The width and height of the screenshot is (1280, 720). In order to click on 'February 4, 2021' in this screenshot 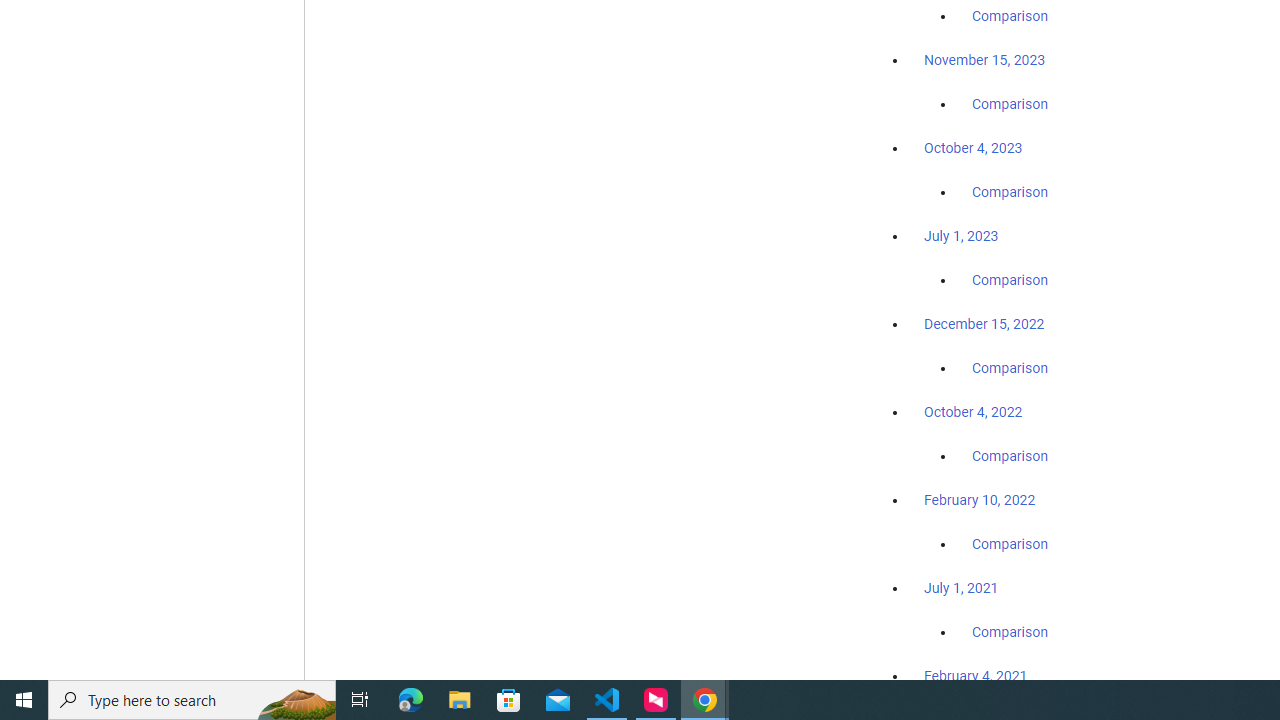, I will do `click(976, 675)`.